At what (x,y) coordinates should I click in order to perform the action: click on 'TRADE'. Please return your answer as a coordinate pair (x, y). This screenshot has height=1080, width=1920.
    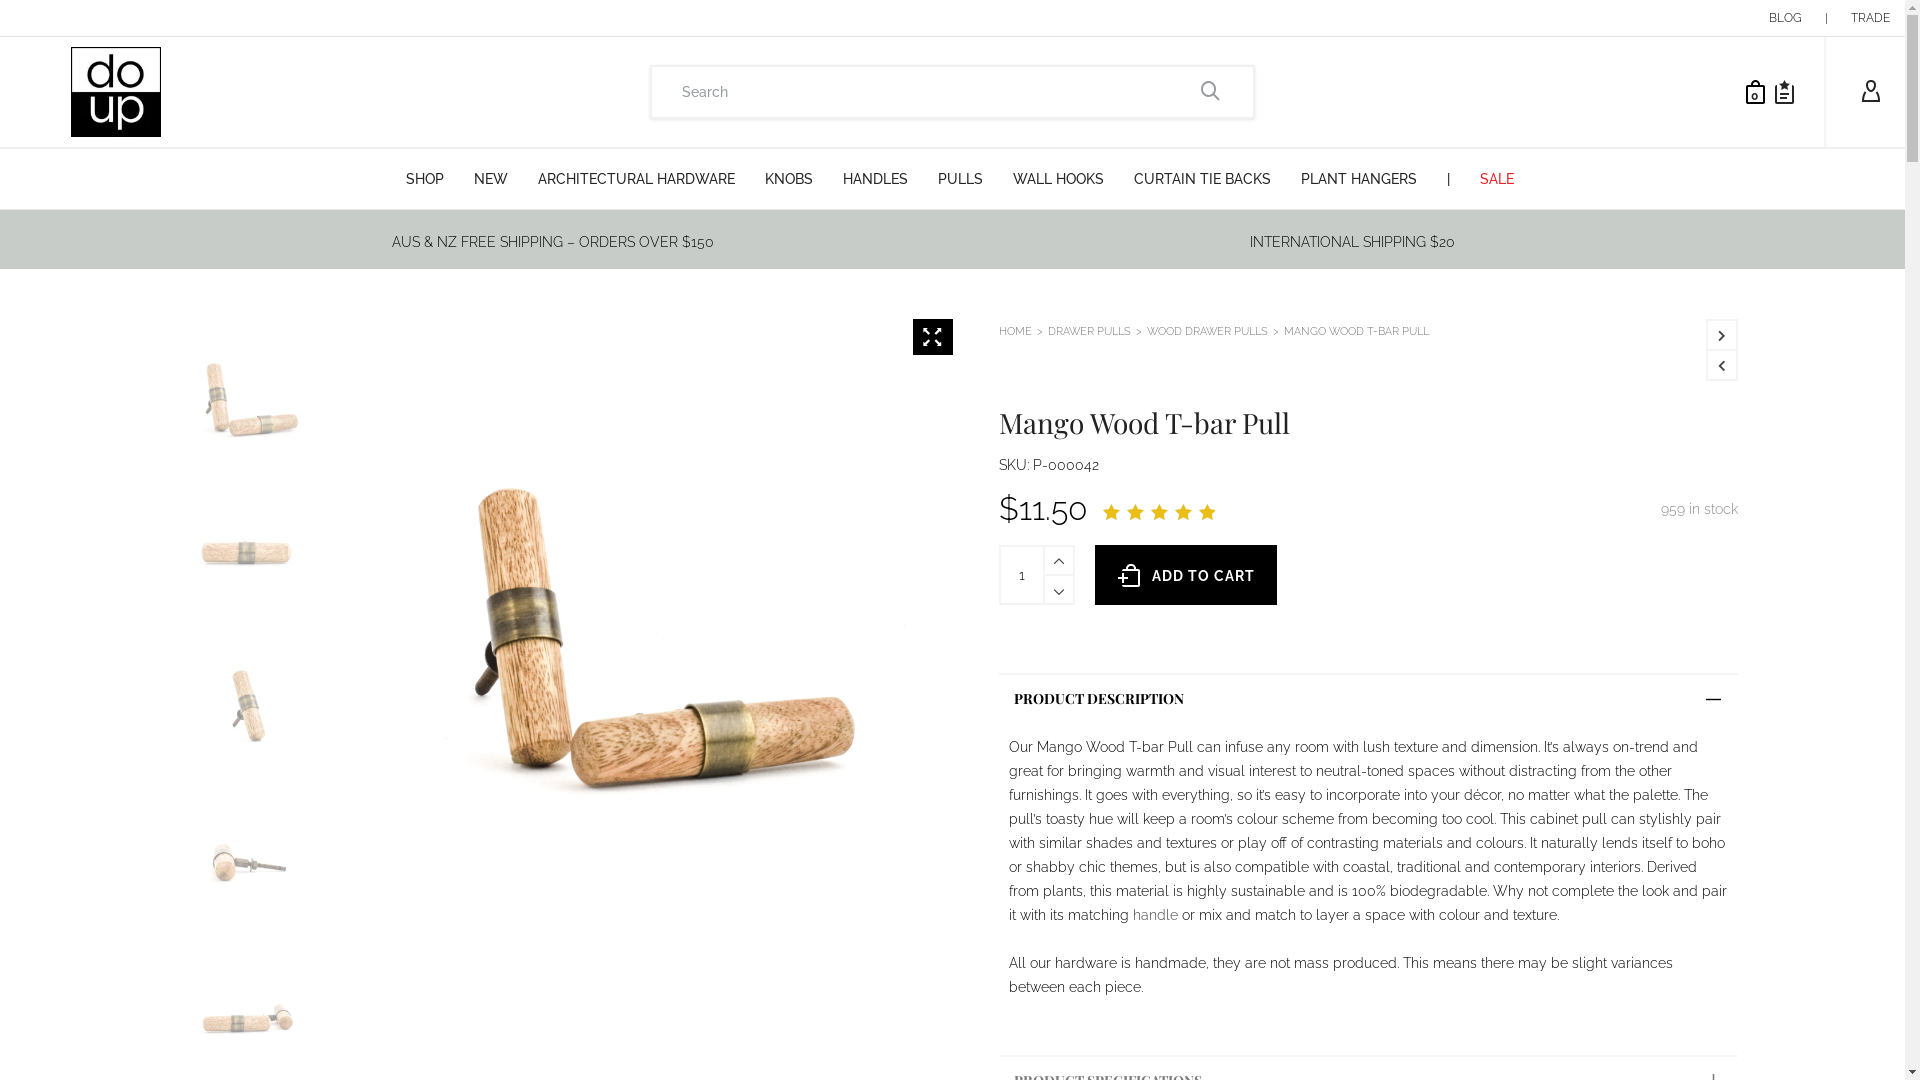
    Looking at the image, I should click on (1869, 18).